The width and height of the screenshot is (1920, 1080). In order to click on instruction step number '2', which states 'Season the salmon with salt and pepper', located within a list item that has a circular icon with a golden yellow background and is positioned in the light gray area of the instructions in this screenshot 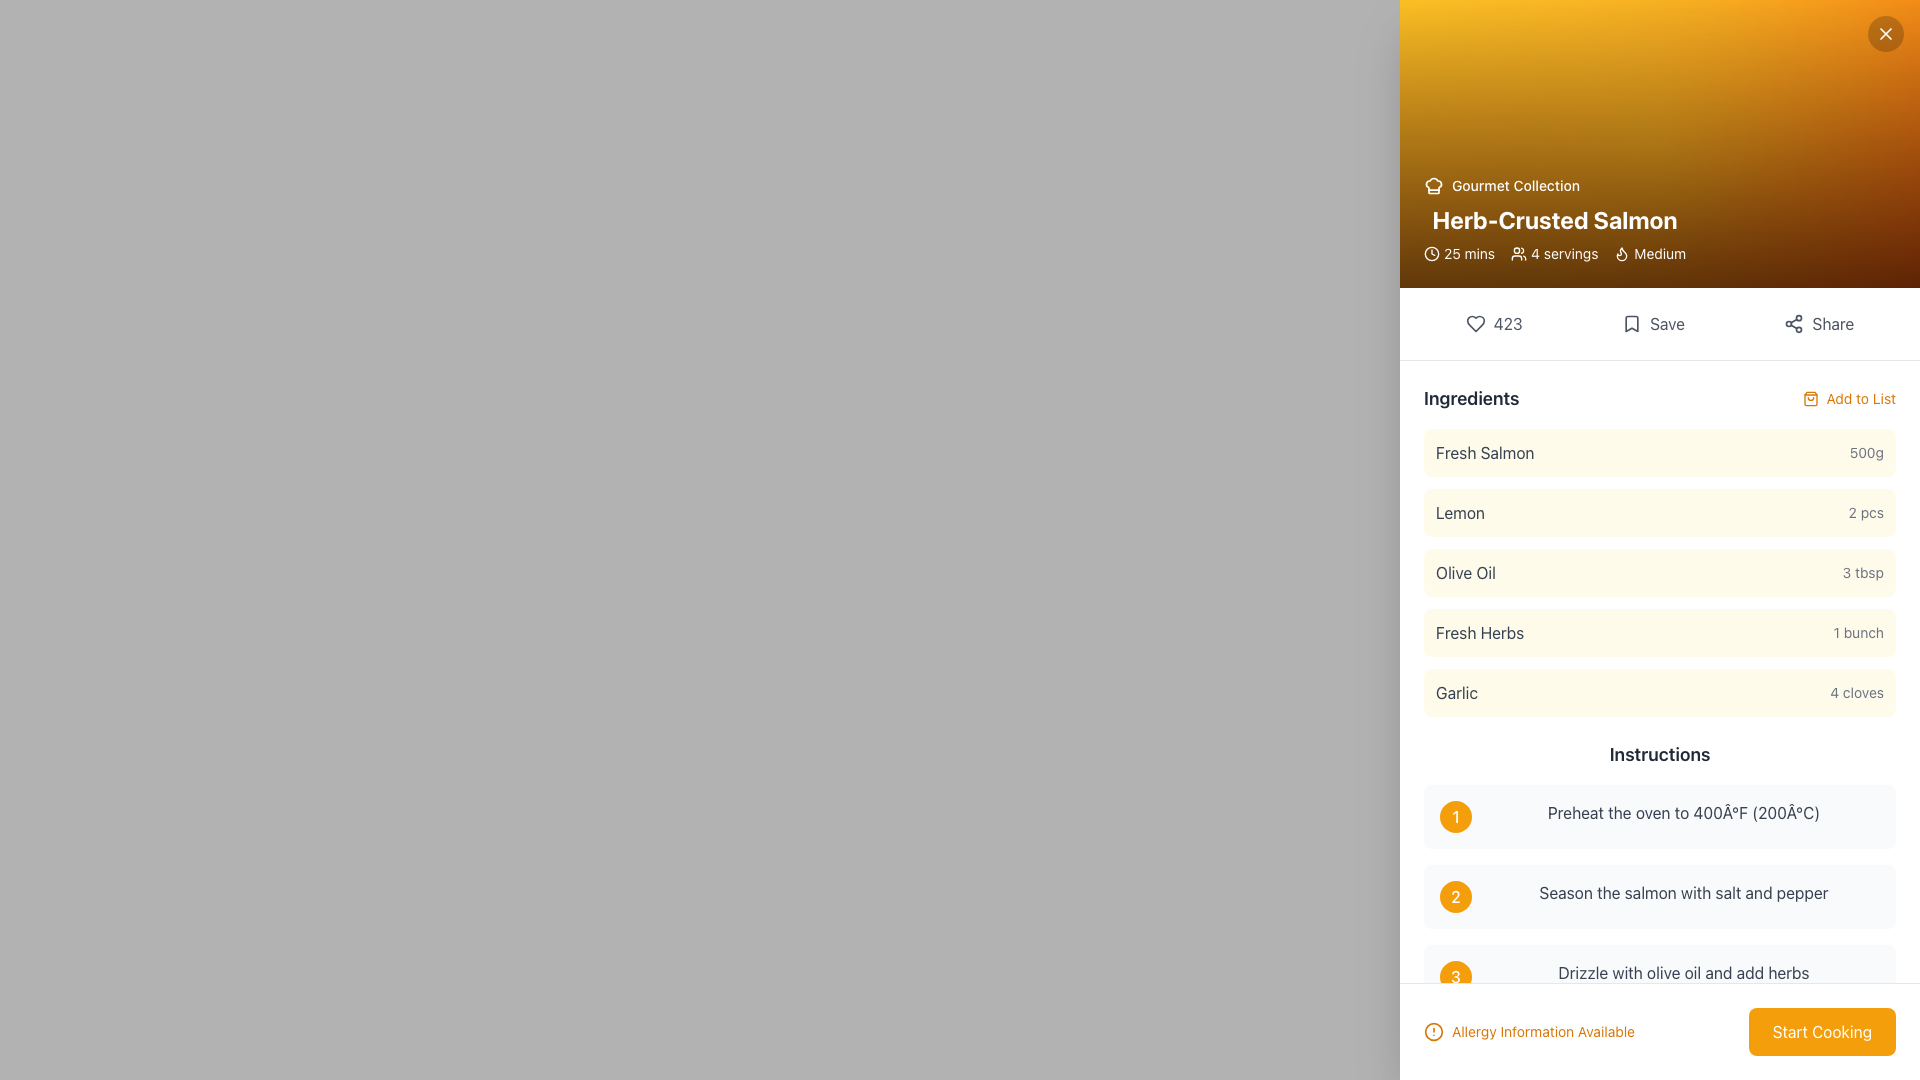, I will do `click(1660, 896)`.